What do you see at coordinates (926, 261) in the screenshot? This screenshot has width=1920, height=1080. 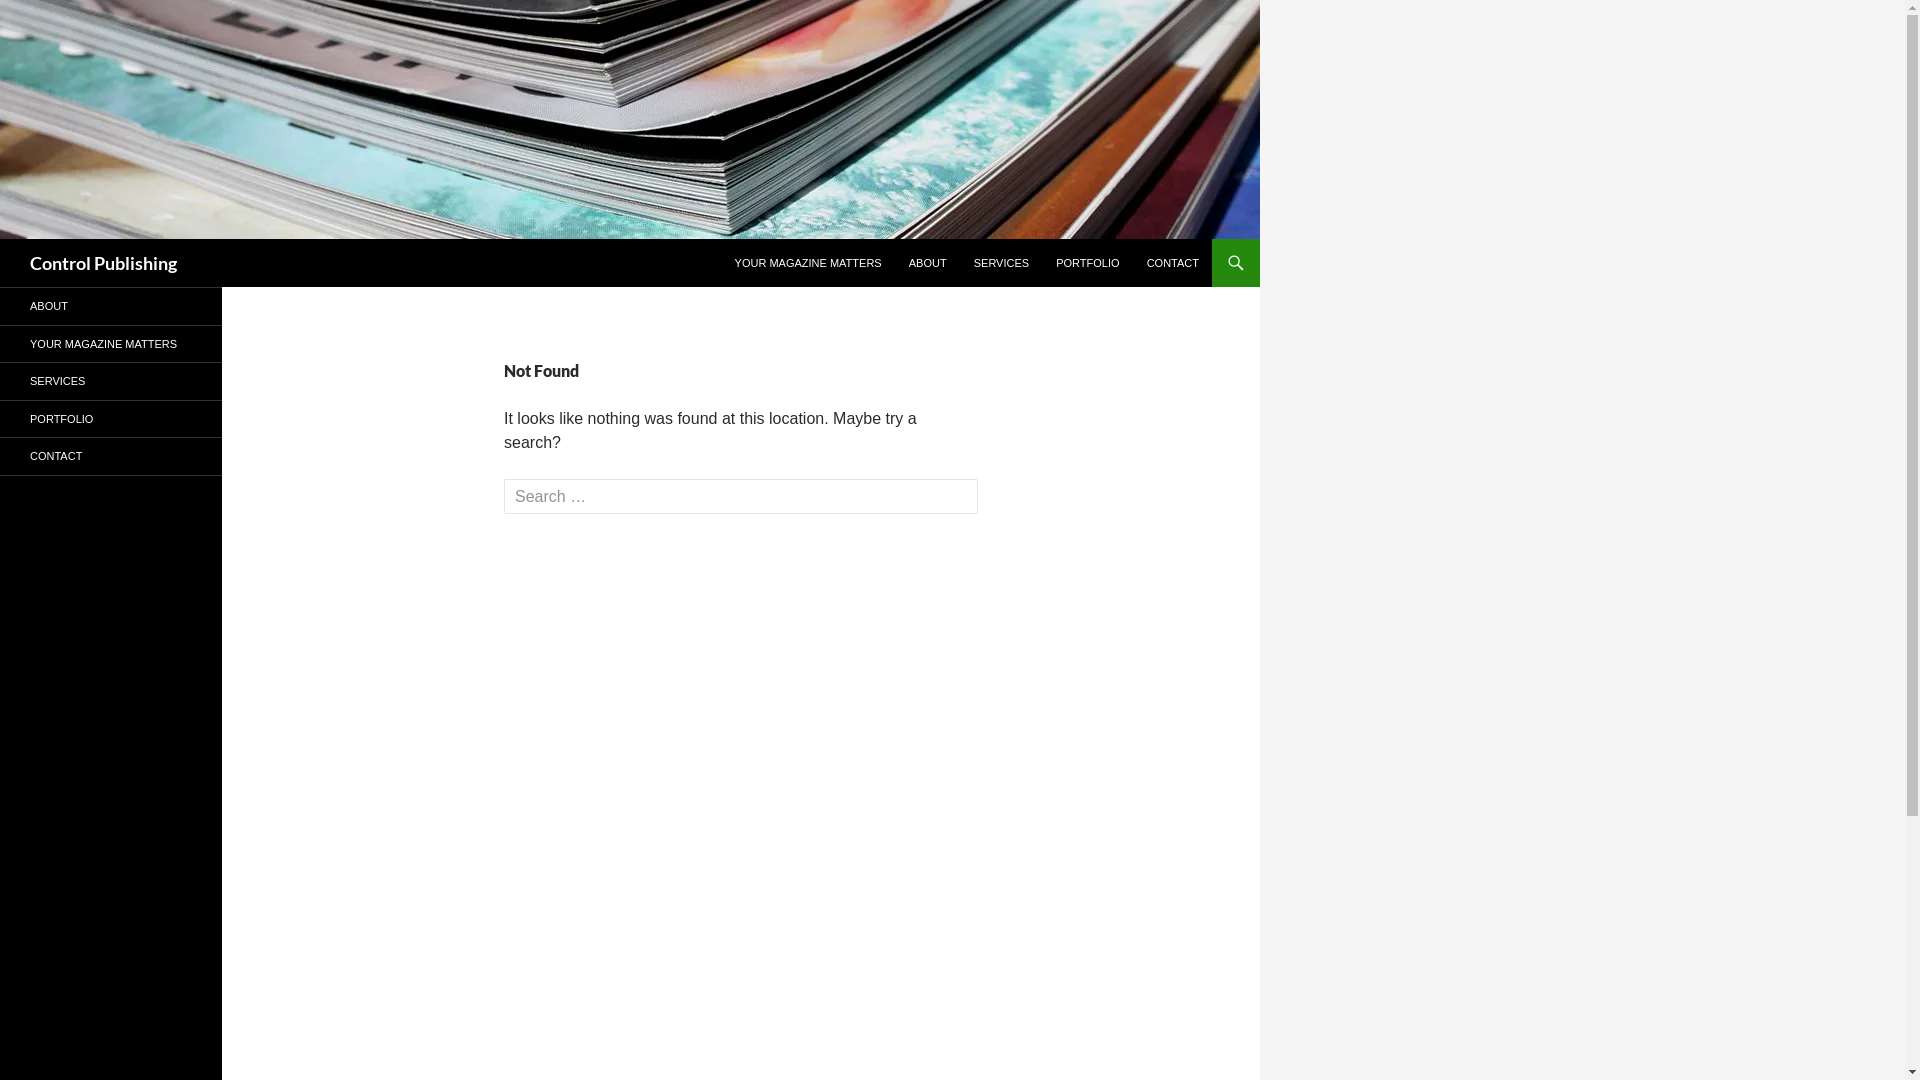 I see `'ABOUT'` at bounding box center [926, 261].